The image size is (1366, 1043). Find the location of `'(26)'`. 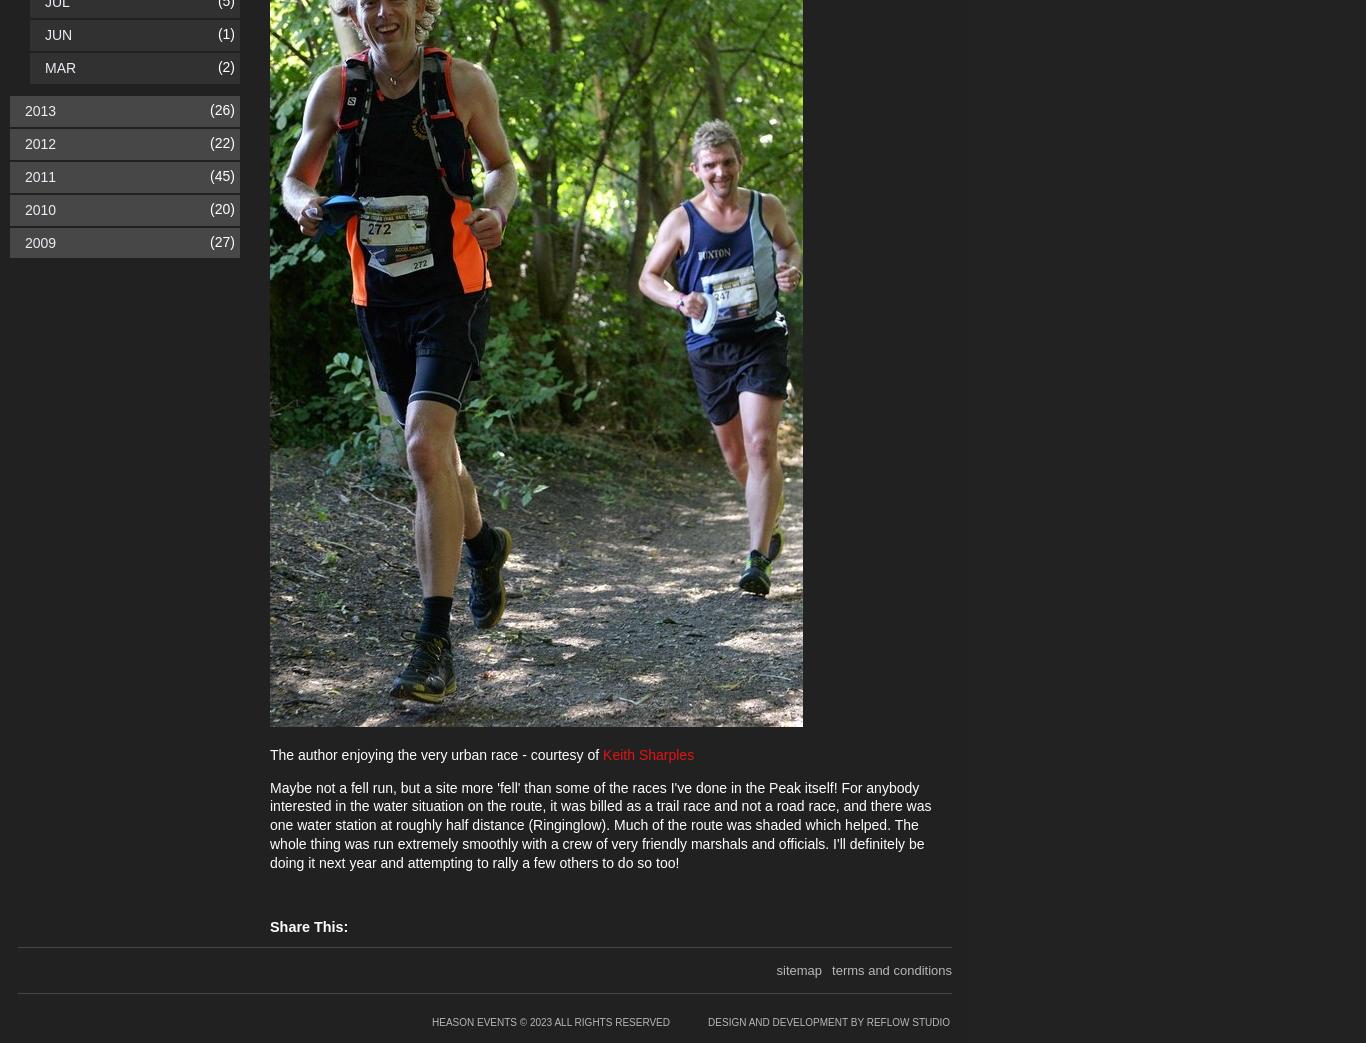

'(26)' is located at coordinates (221, 110).